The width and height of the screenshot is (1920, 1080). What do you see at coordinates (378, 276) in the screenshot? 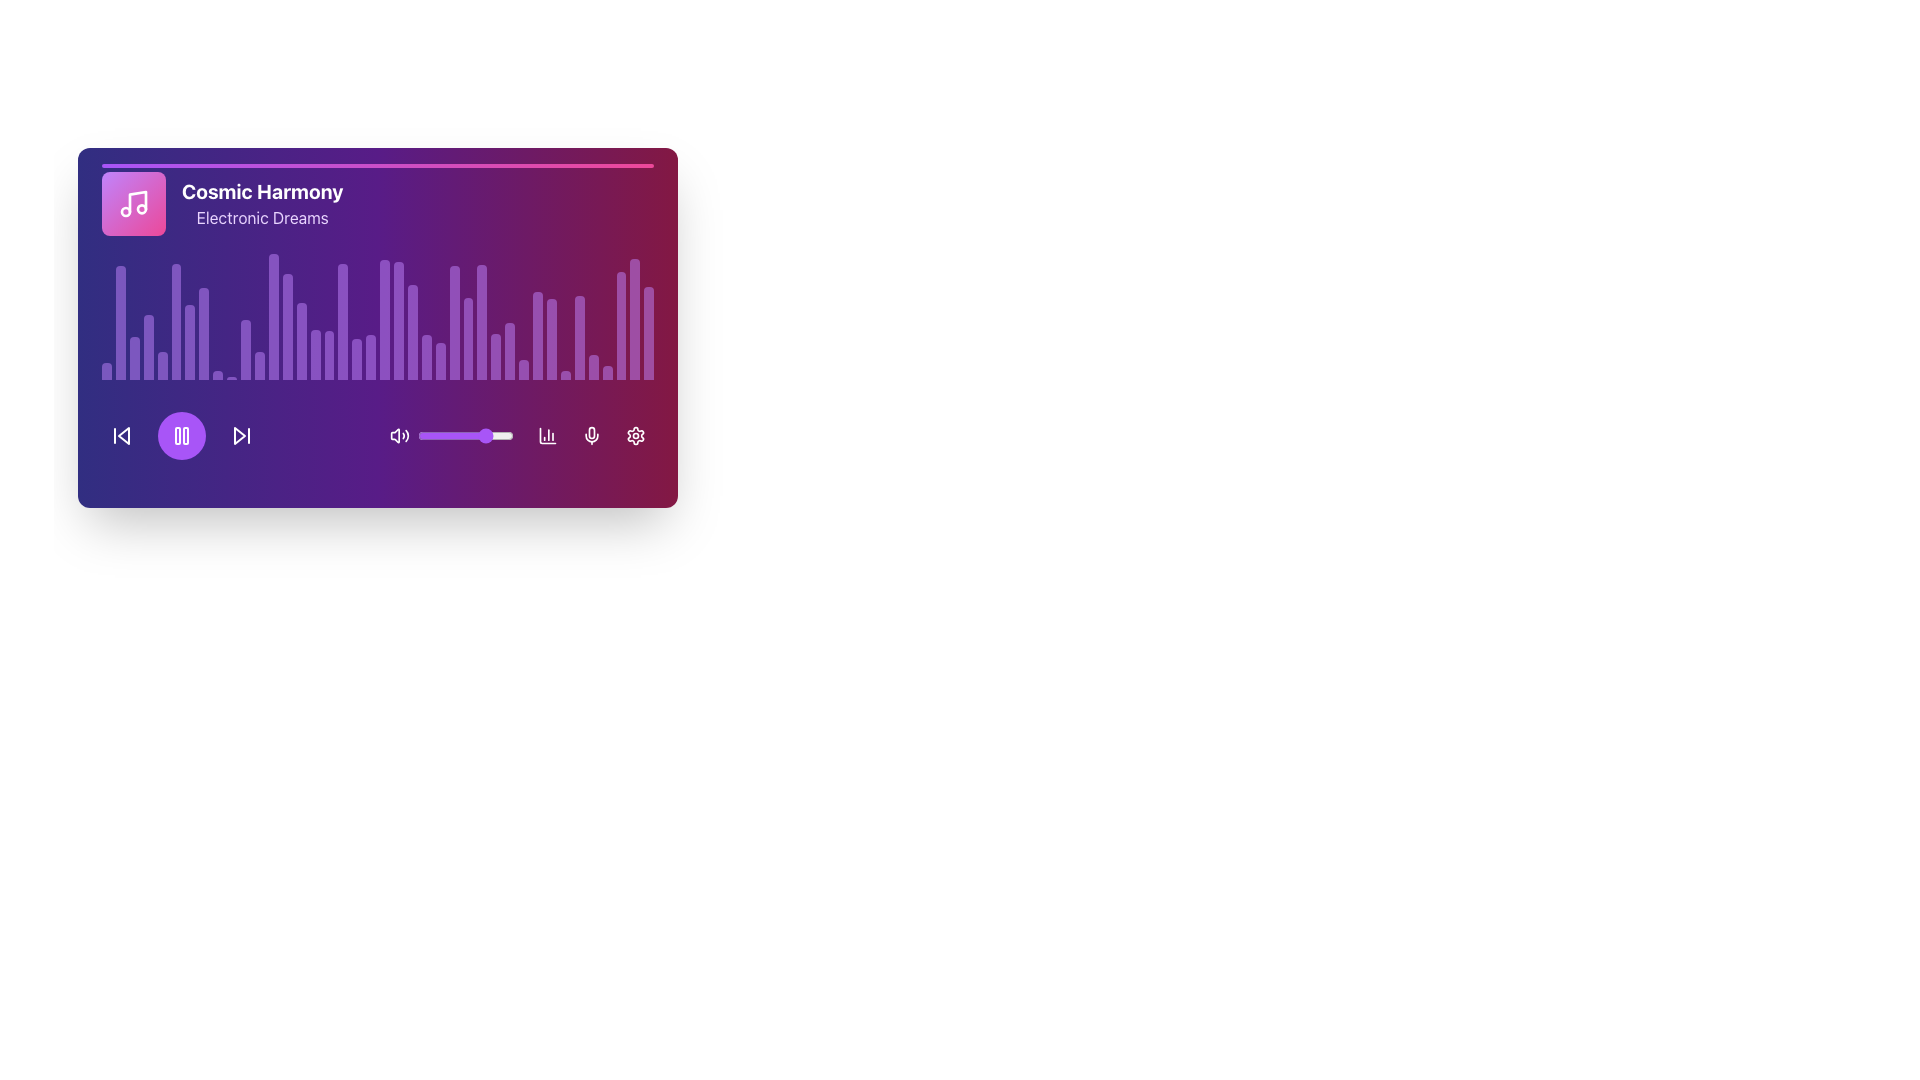
I see `the graphical area of the Graphical Equalizer Visualizer to interact with the audio visualizer` at bounding box center [378, 276].